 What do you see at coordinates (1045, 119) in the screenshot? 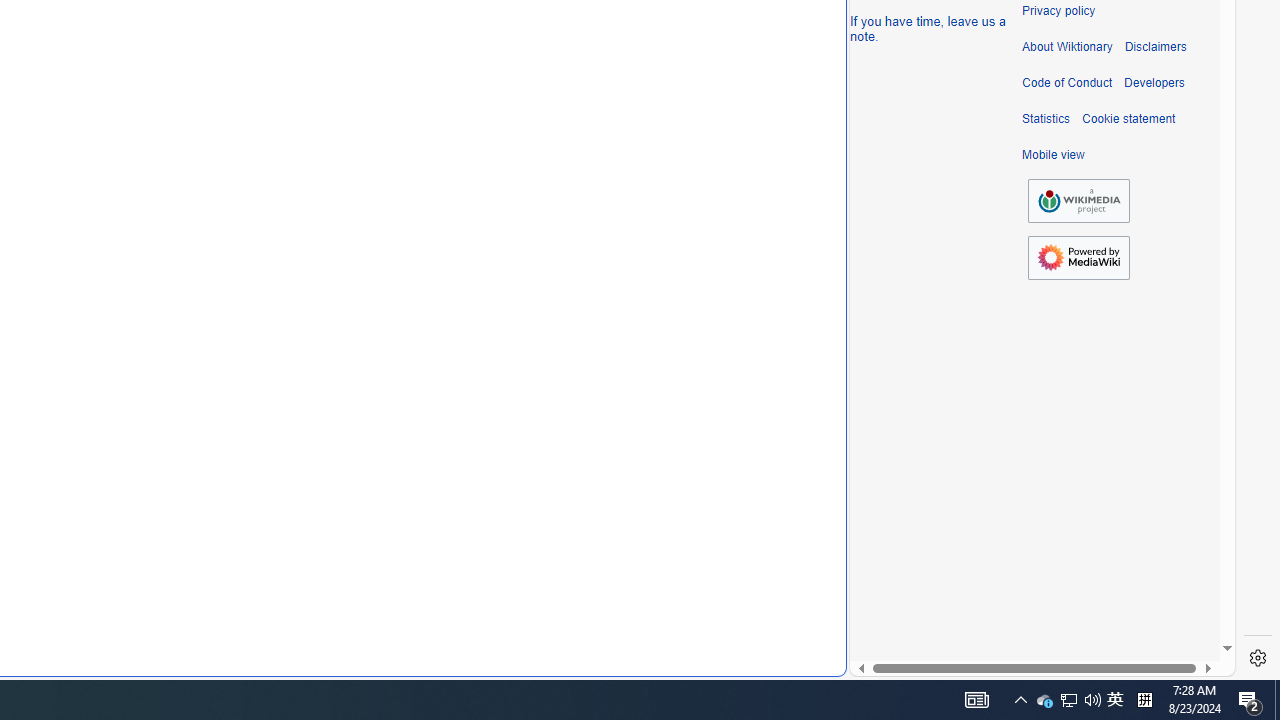
I see `'Statistics'` at bounding box center [1045, 119].